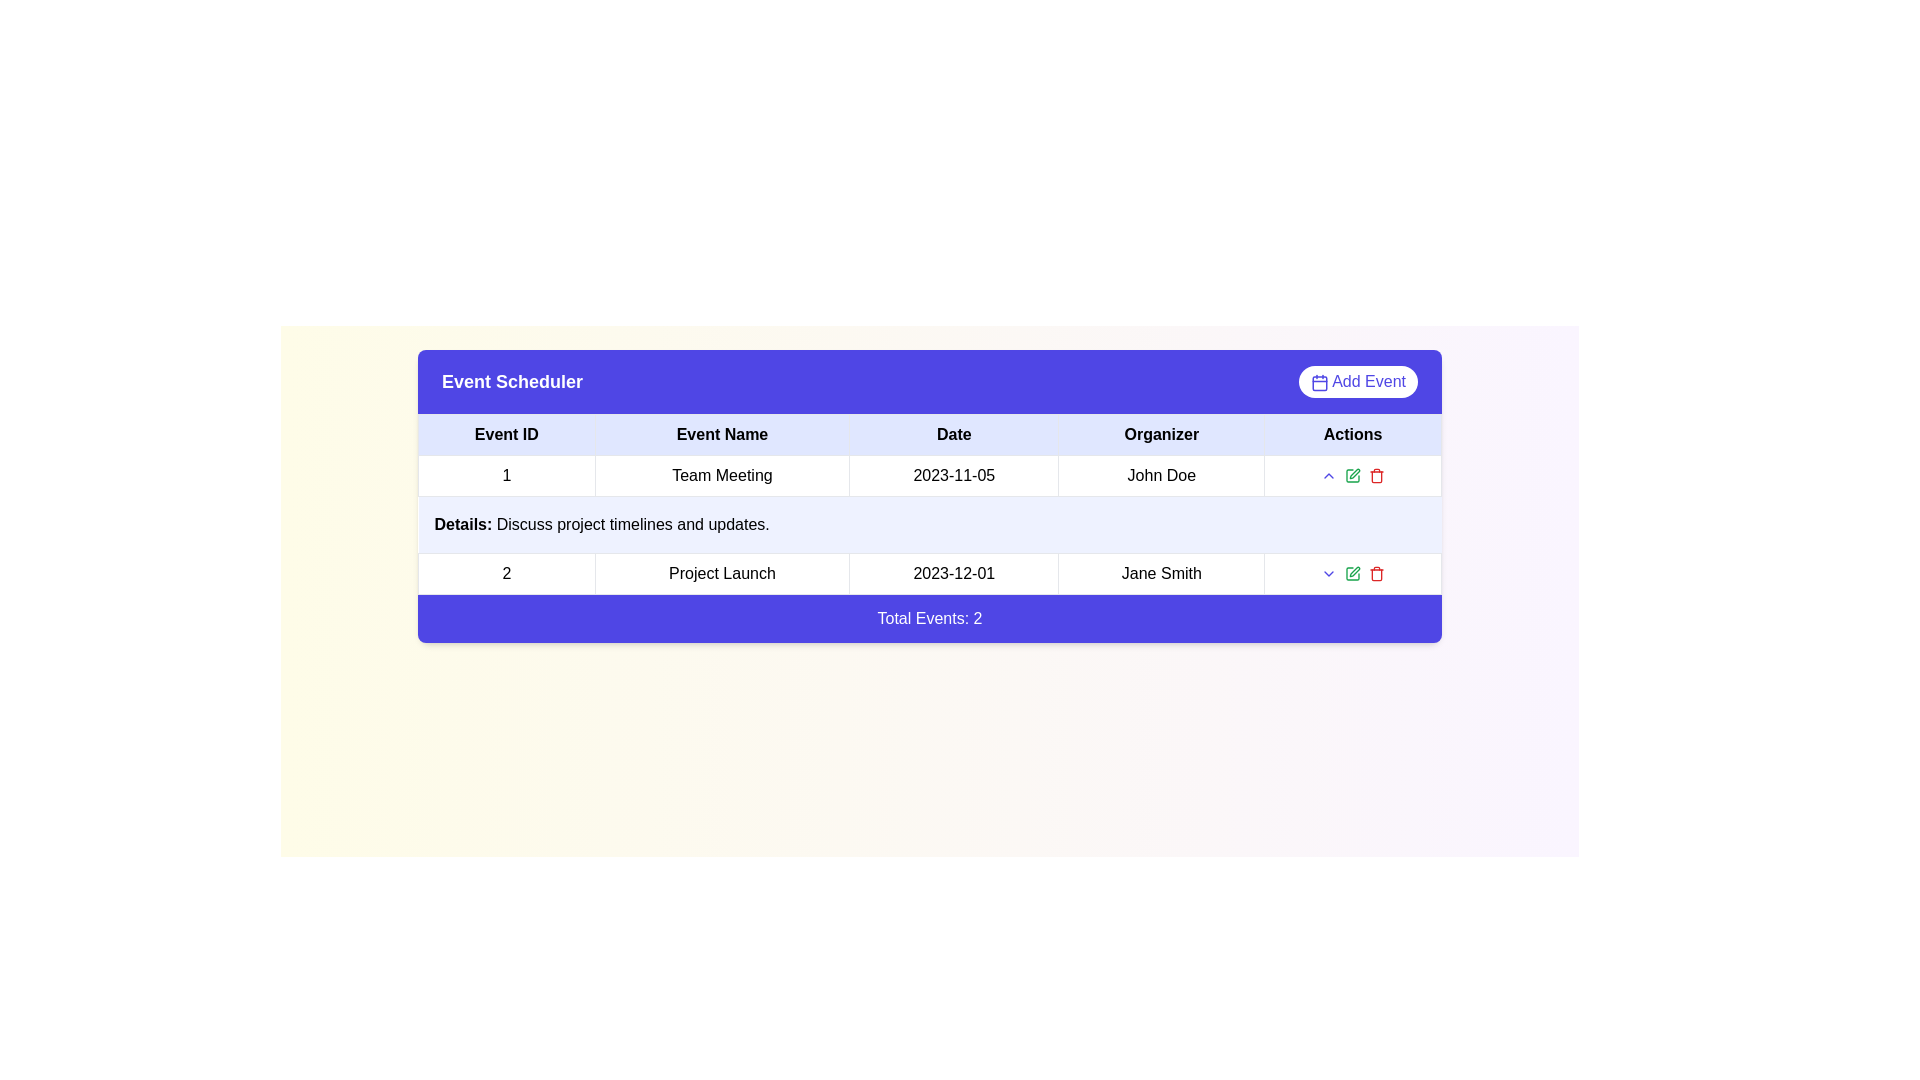 The image size is (1920, 1080). Describe the element at coordinates (1329, 475) in the screenshot. I see `the interactive button located in the second row of the 'Actions' column` at that location.